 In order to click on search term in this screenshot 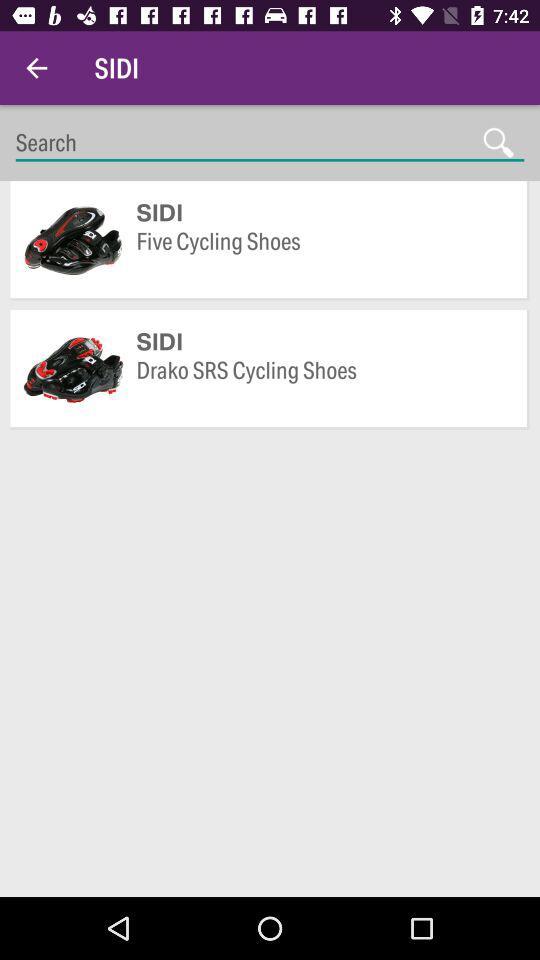, I will do `click(270, 142)`.